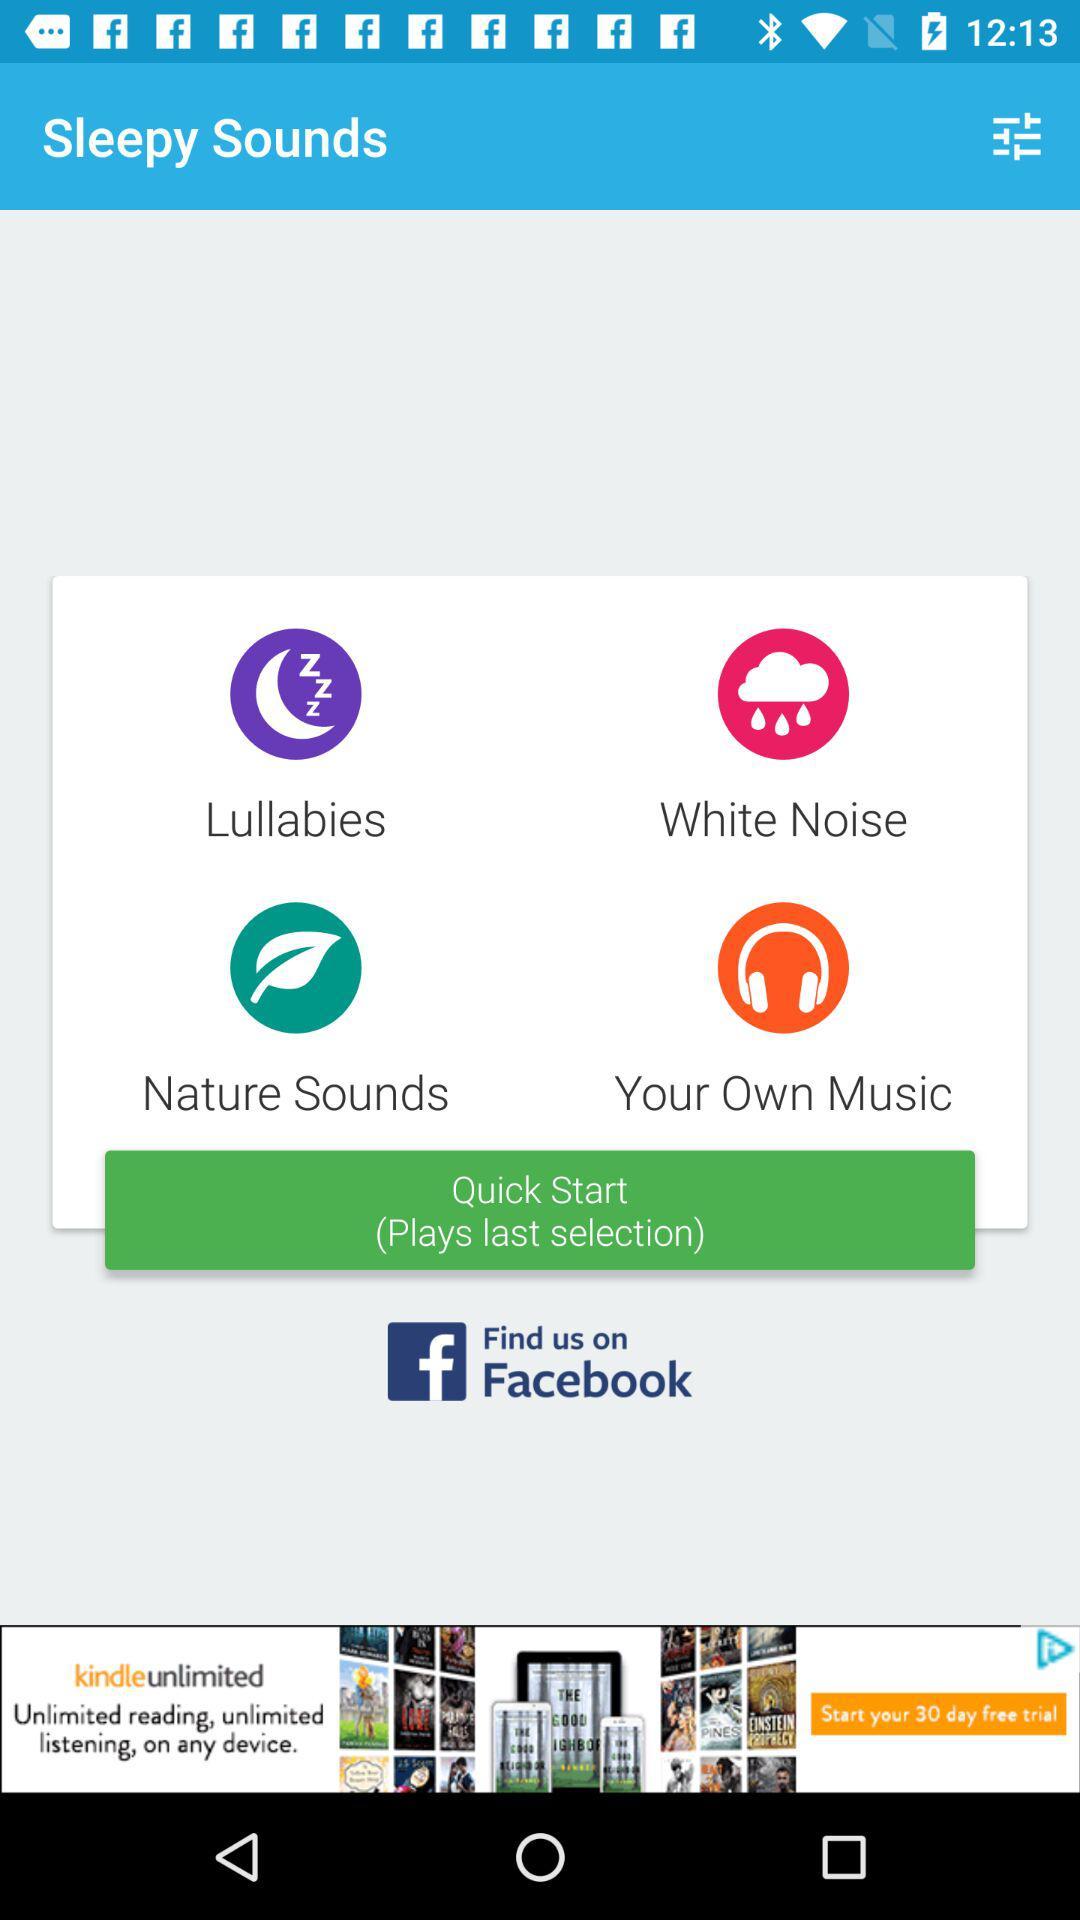  I want to click on the icon which is above white noise, so click(782, 694).